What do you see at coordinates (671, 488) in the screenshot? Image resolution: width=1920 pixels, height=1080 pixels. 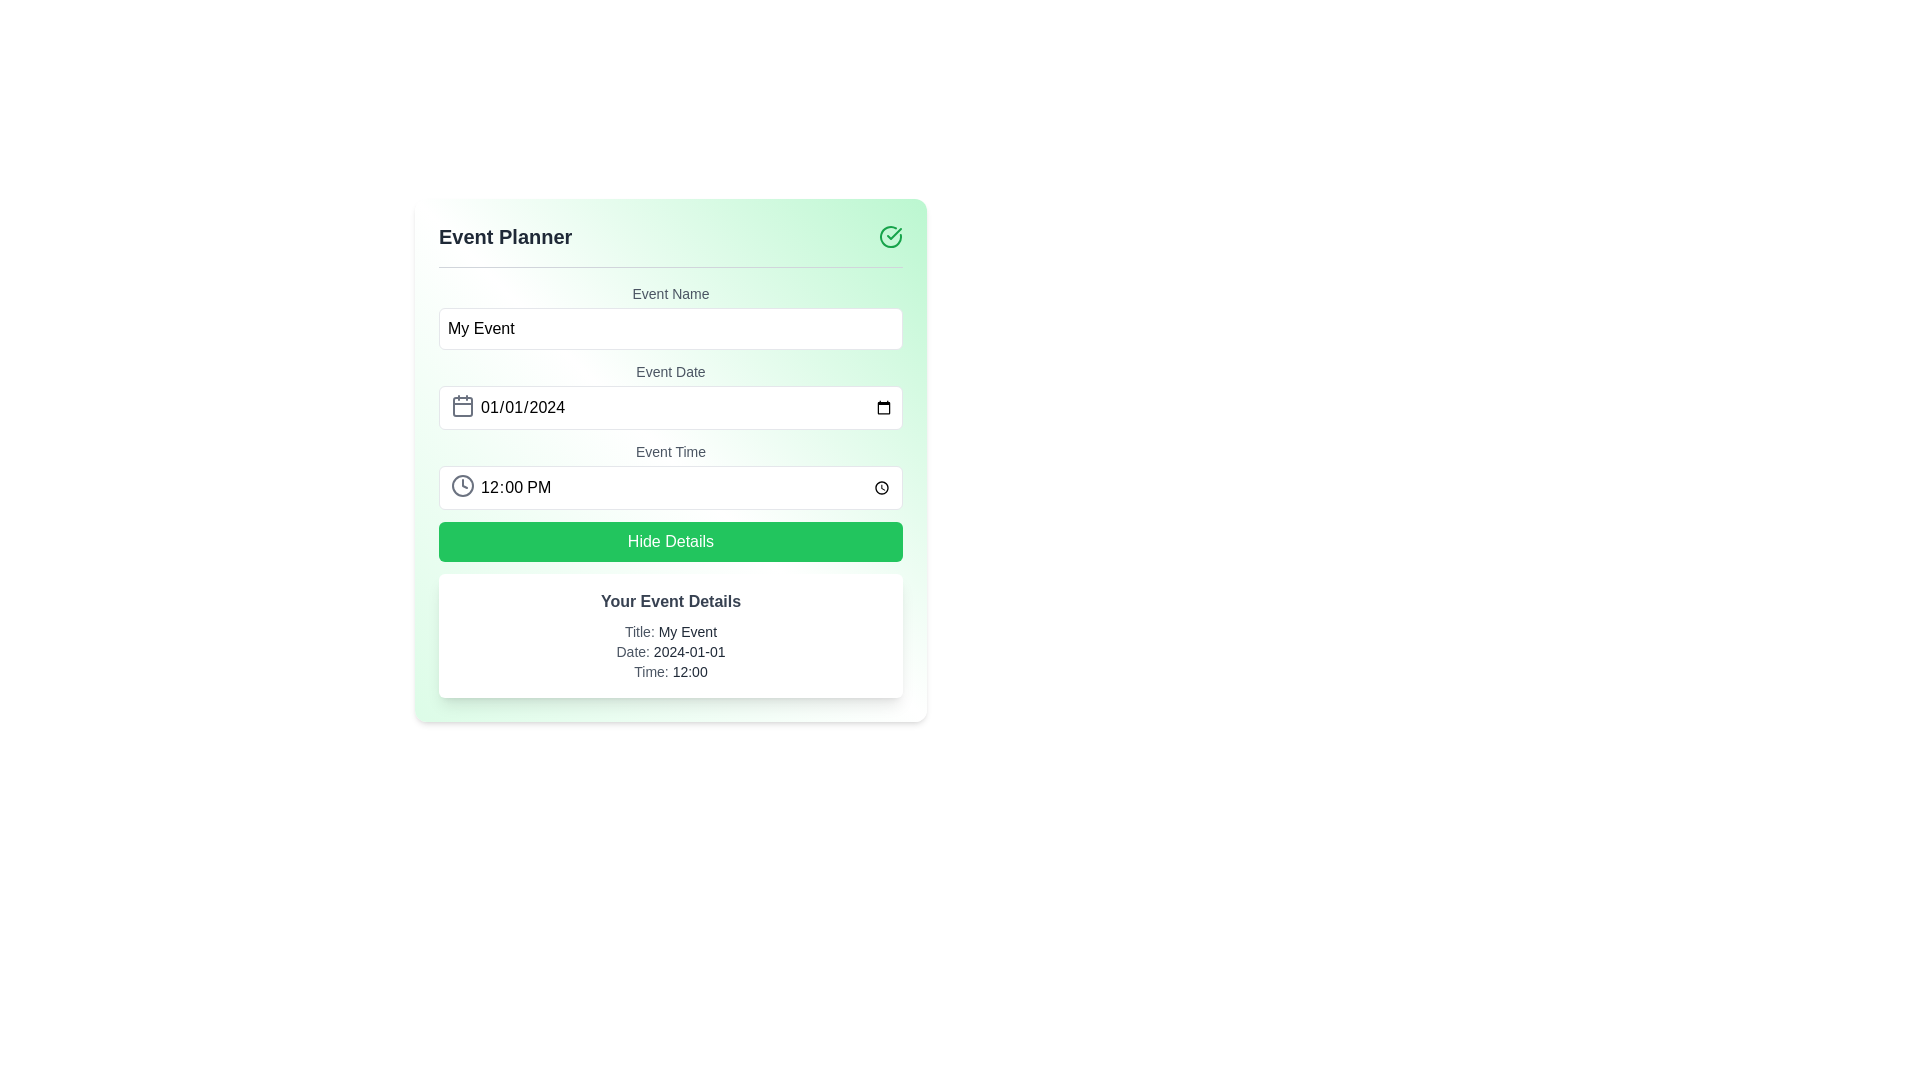 I see `the Time input field in the 'Event Planner' form, which is styled as a rounded box with a white background and contains the time value '12:00 PM'` at bounding box center [671, 488].